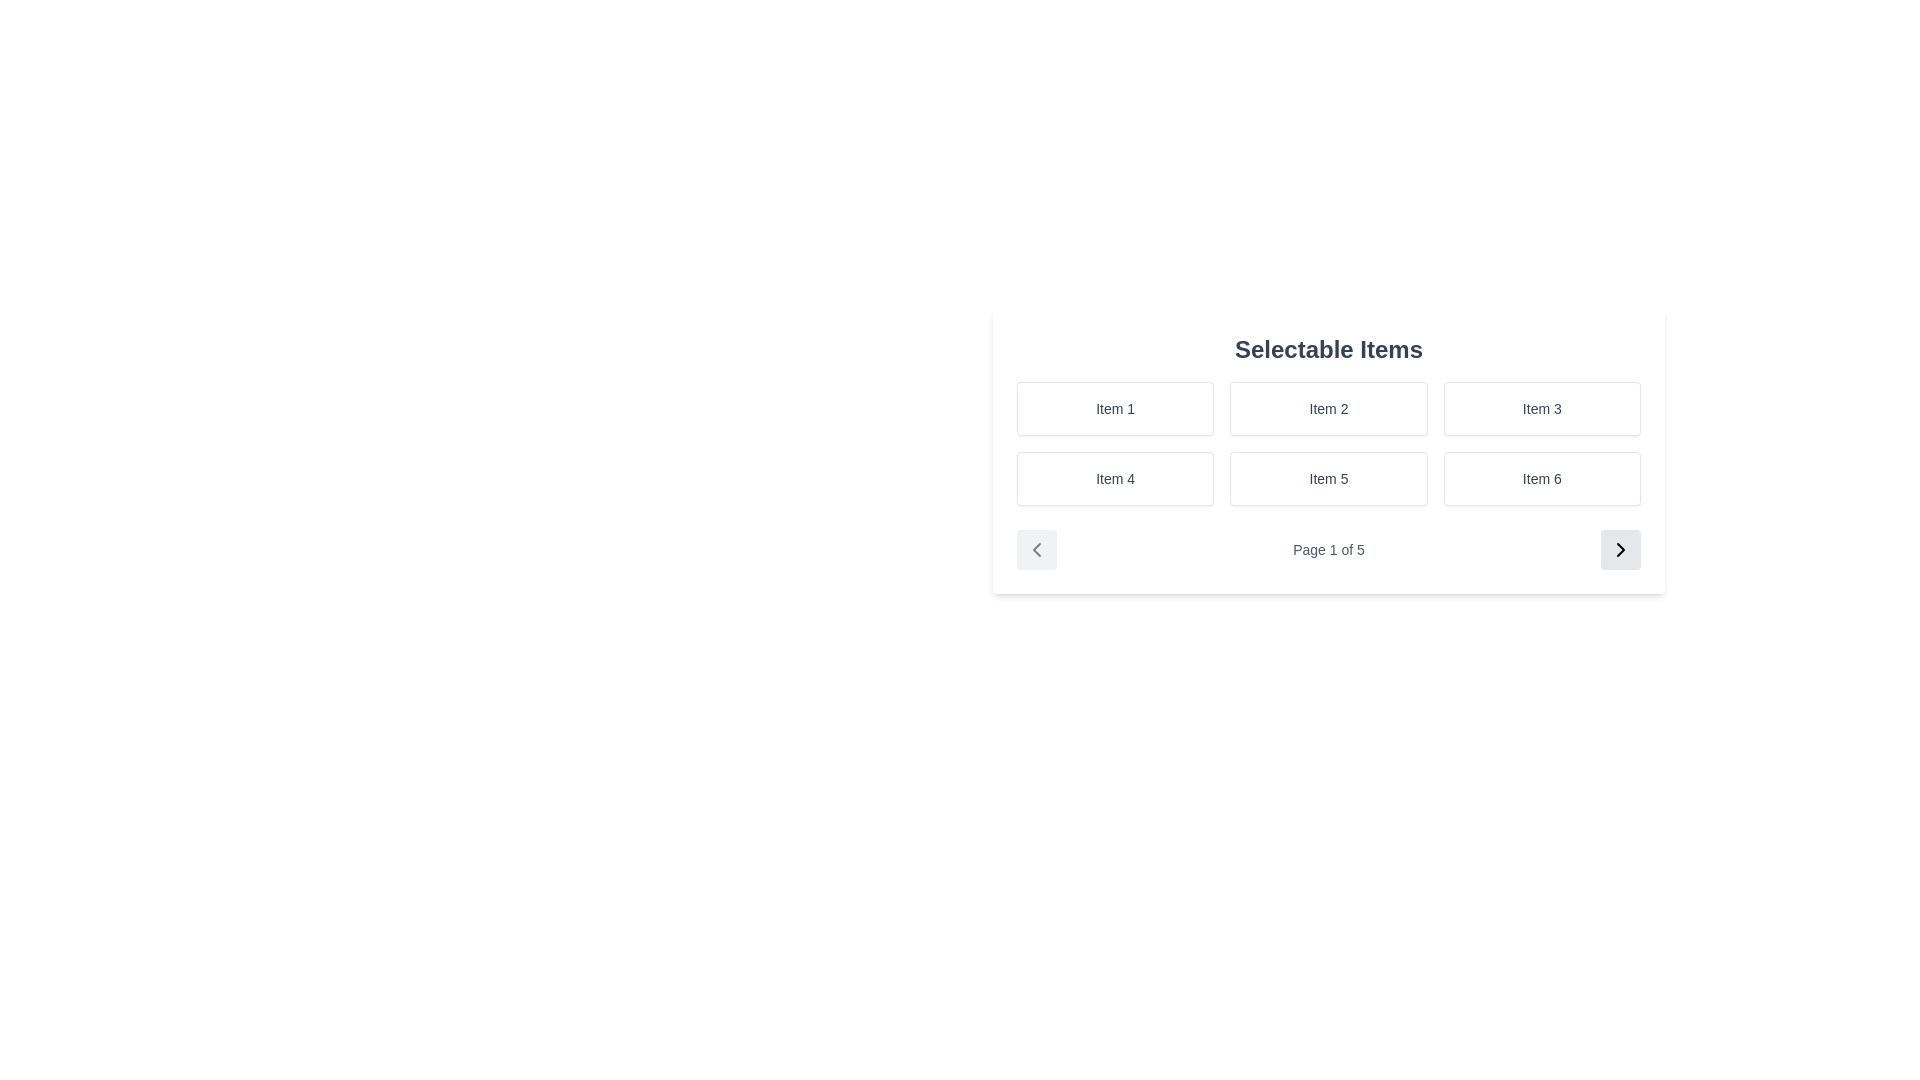 The image size is (1920, 1080). What do you see at coordinates (1621, 550) in the screenshot?
I see `the right-chevron icon located in the bottom-right portion of the interface` at bounding box center [1621, 550].